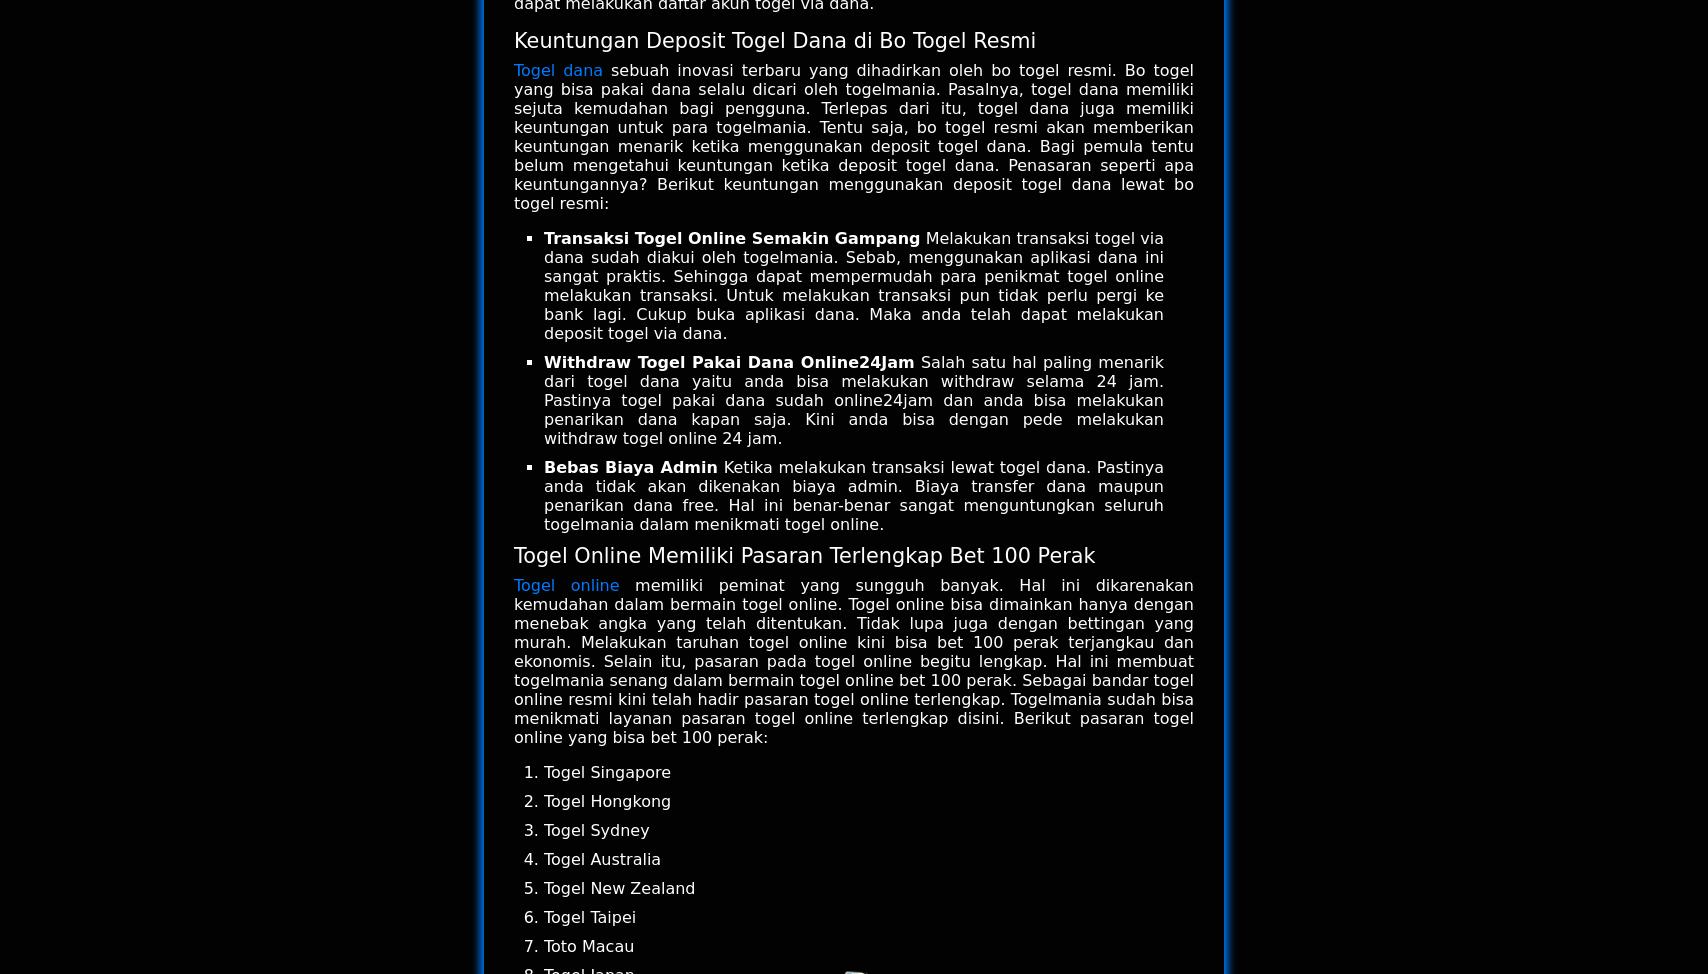 Image resolution: width=1708 pixels, height=974 pixels. I want to click on 'sebuah inovasi terbaru yang dihadirkan oleh bo togel resmi. Bo togel yang bisa pakai dana selalu dicari oleh togelmania. Pasalnya, togel dana memiliki sejuta kemudahan bagi pengguna. Terlepas dari itu, togel dana juga memiliki keuntungan untuk para togelmania. Tentu saja, bo togel resmi akan memberikan keuntungan menarik ketika menggunakan deposit togel dana. Bagi pemula tentu belum mengetahui keuntungan ketika deposit togel dana. Penasaran seperti apa keuntungannya? Berikut keuntungan menggunakan deposit togel dana lewat bo togel resmi:', so click(854, 136).